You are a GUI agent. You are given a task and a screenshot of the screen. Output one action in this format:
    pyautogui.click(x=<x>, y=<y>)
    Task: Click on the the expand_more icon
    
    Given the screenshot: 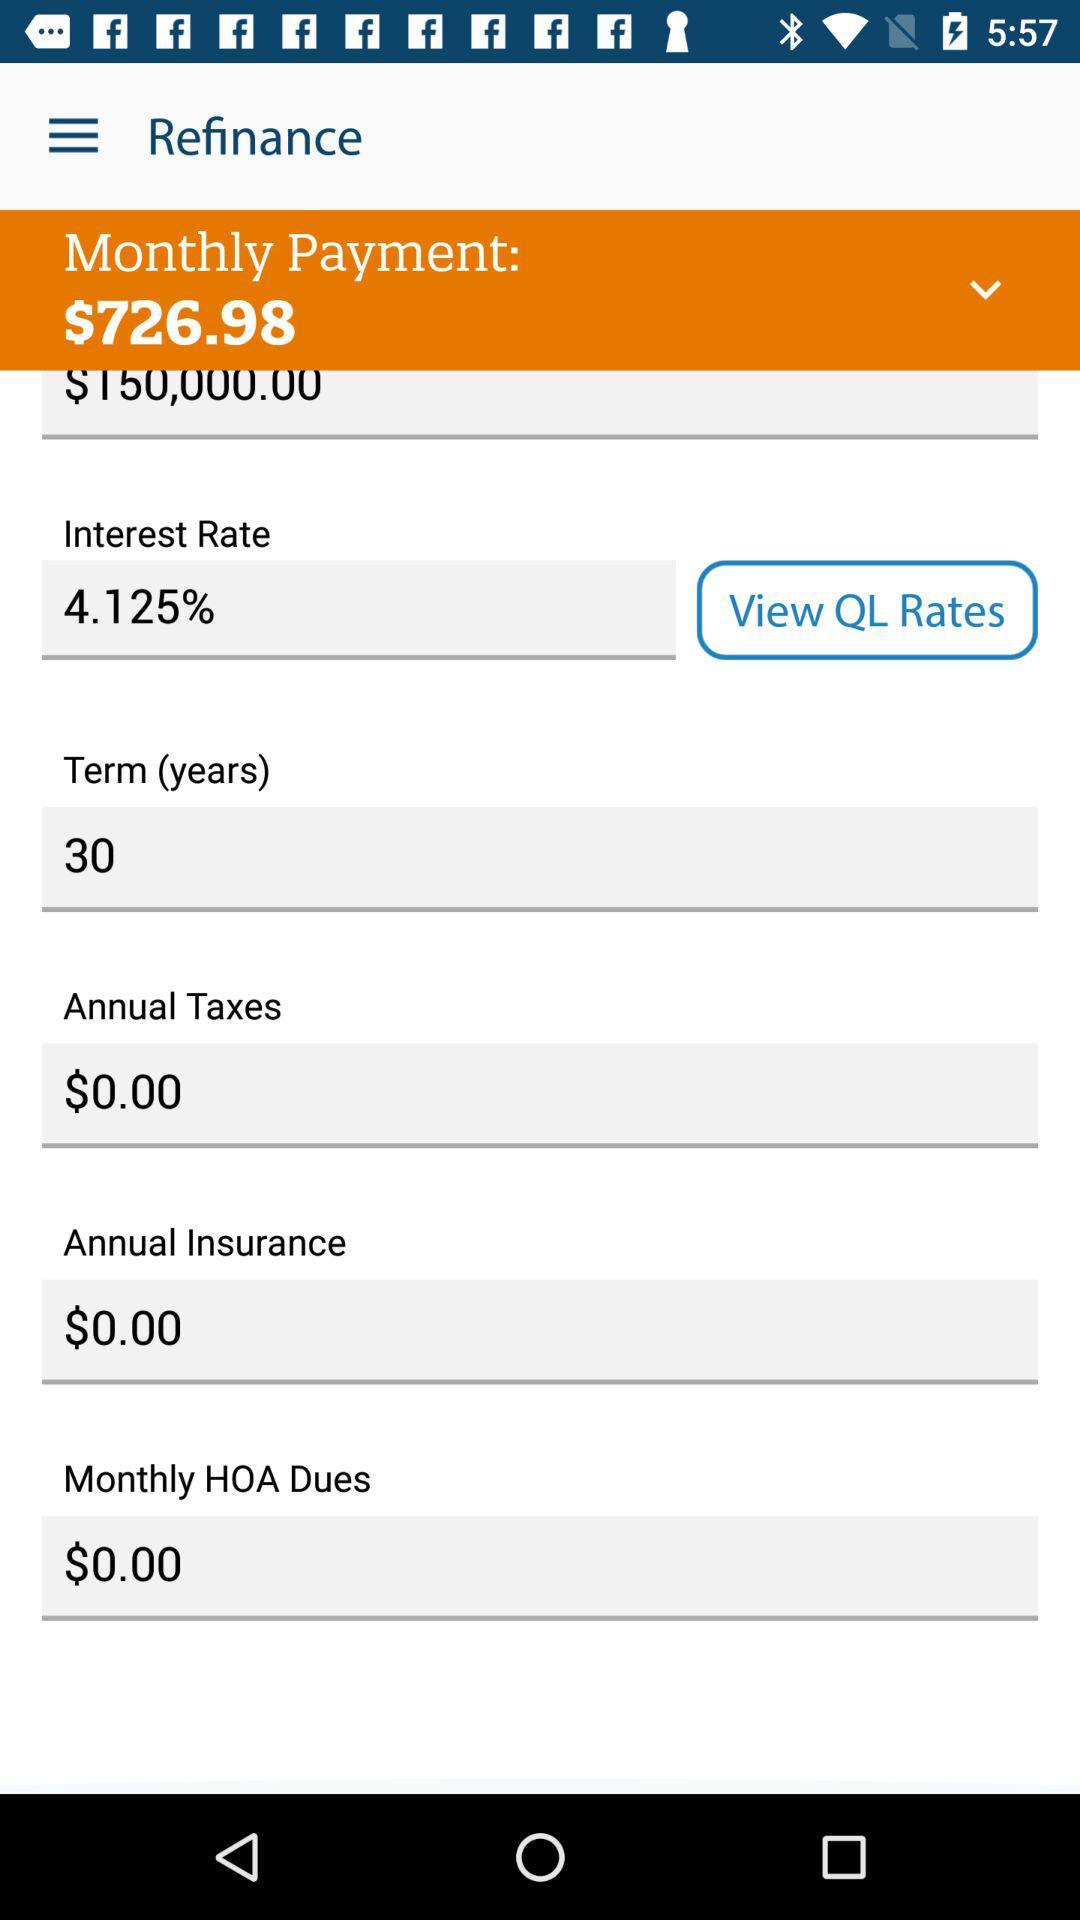 What is the action you would take?
    pyautogui.click(x=984, y=289)
    